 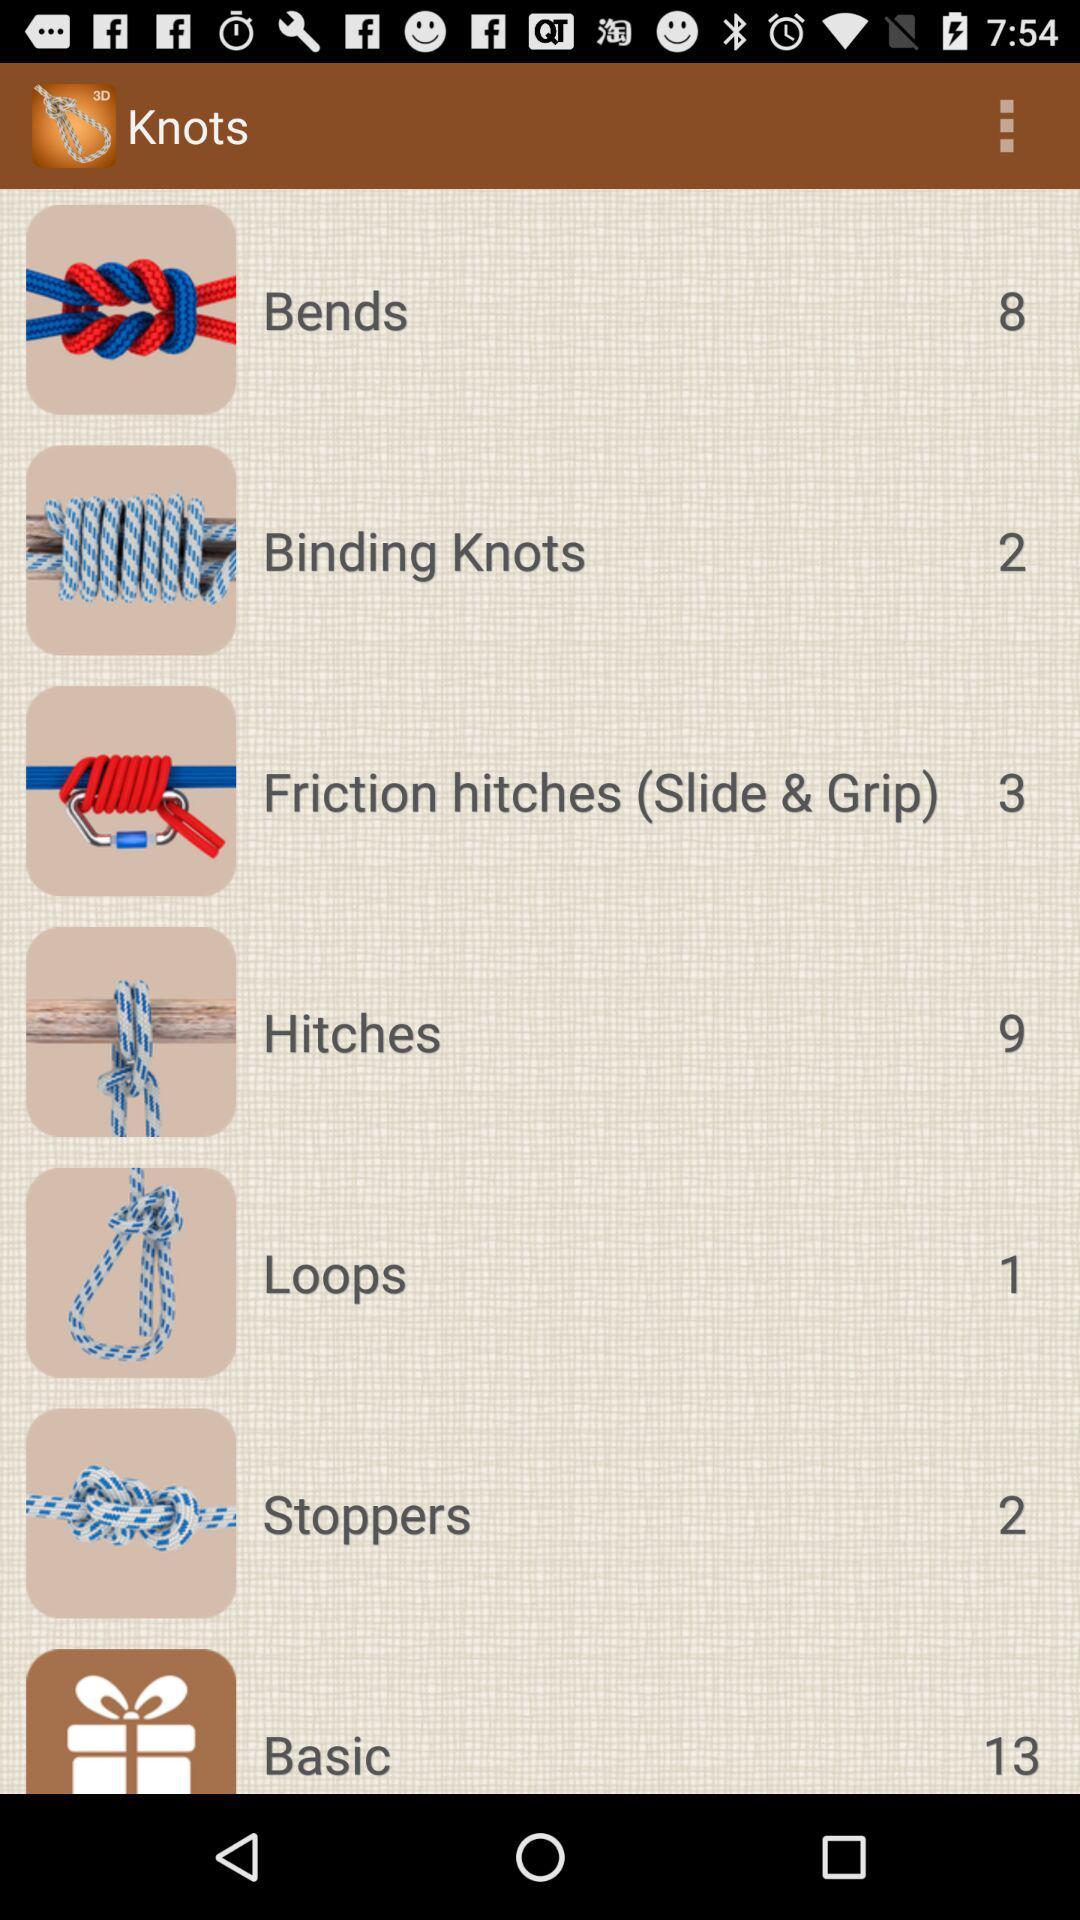 What do you see at coordinates (609, 550) in the screenshot?
I see `item above friction hitches slide app` at bounding box center [609, 550].